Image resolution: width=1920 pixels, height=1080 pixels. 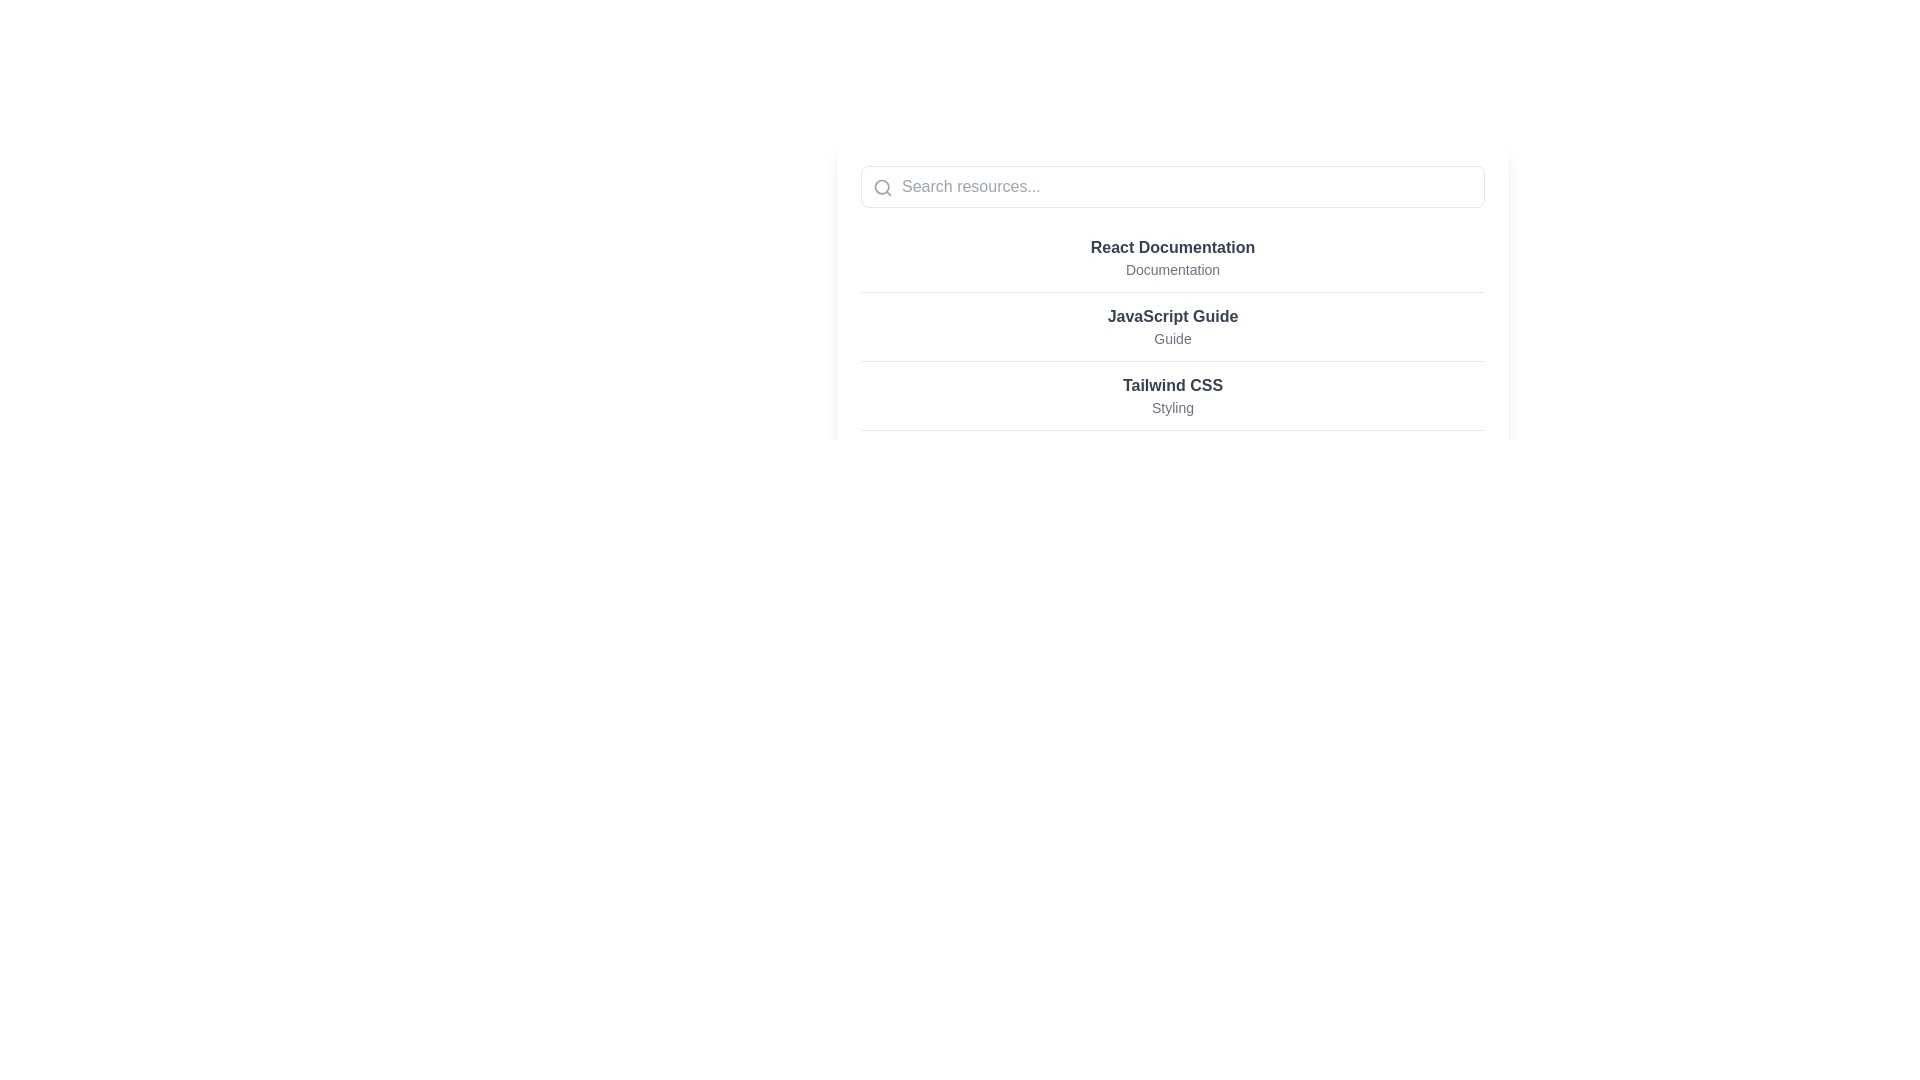 What do you see at coordinates (1172, 396) in the screenshot?
I see `the clickable list item labeled 'Tailwind CSS' which has a bold title and a smaller descriptive label 'Styling'` at bounding box center [1172, 396].